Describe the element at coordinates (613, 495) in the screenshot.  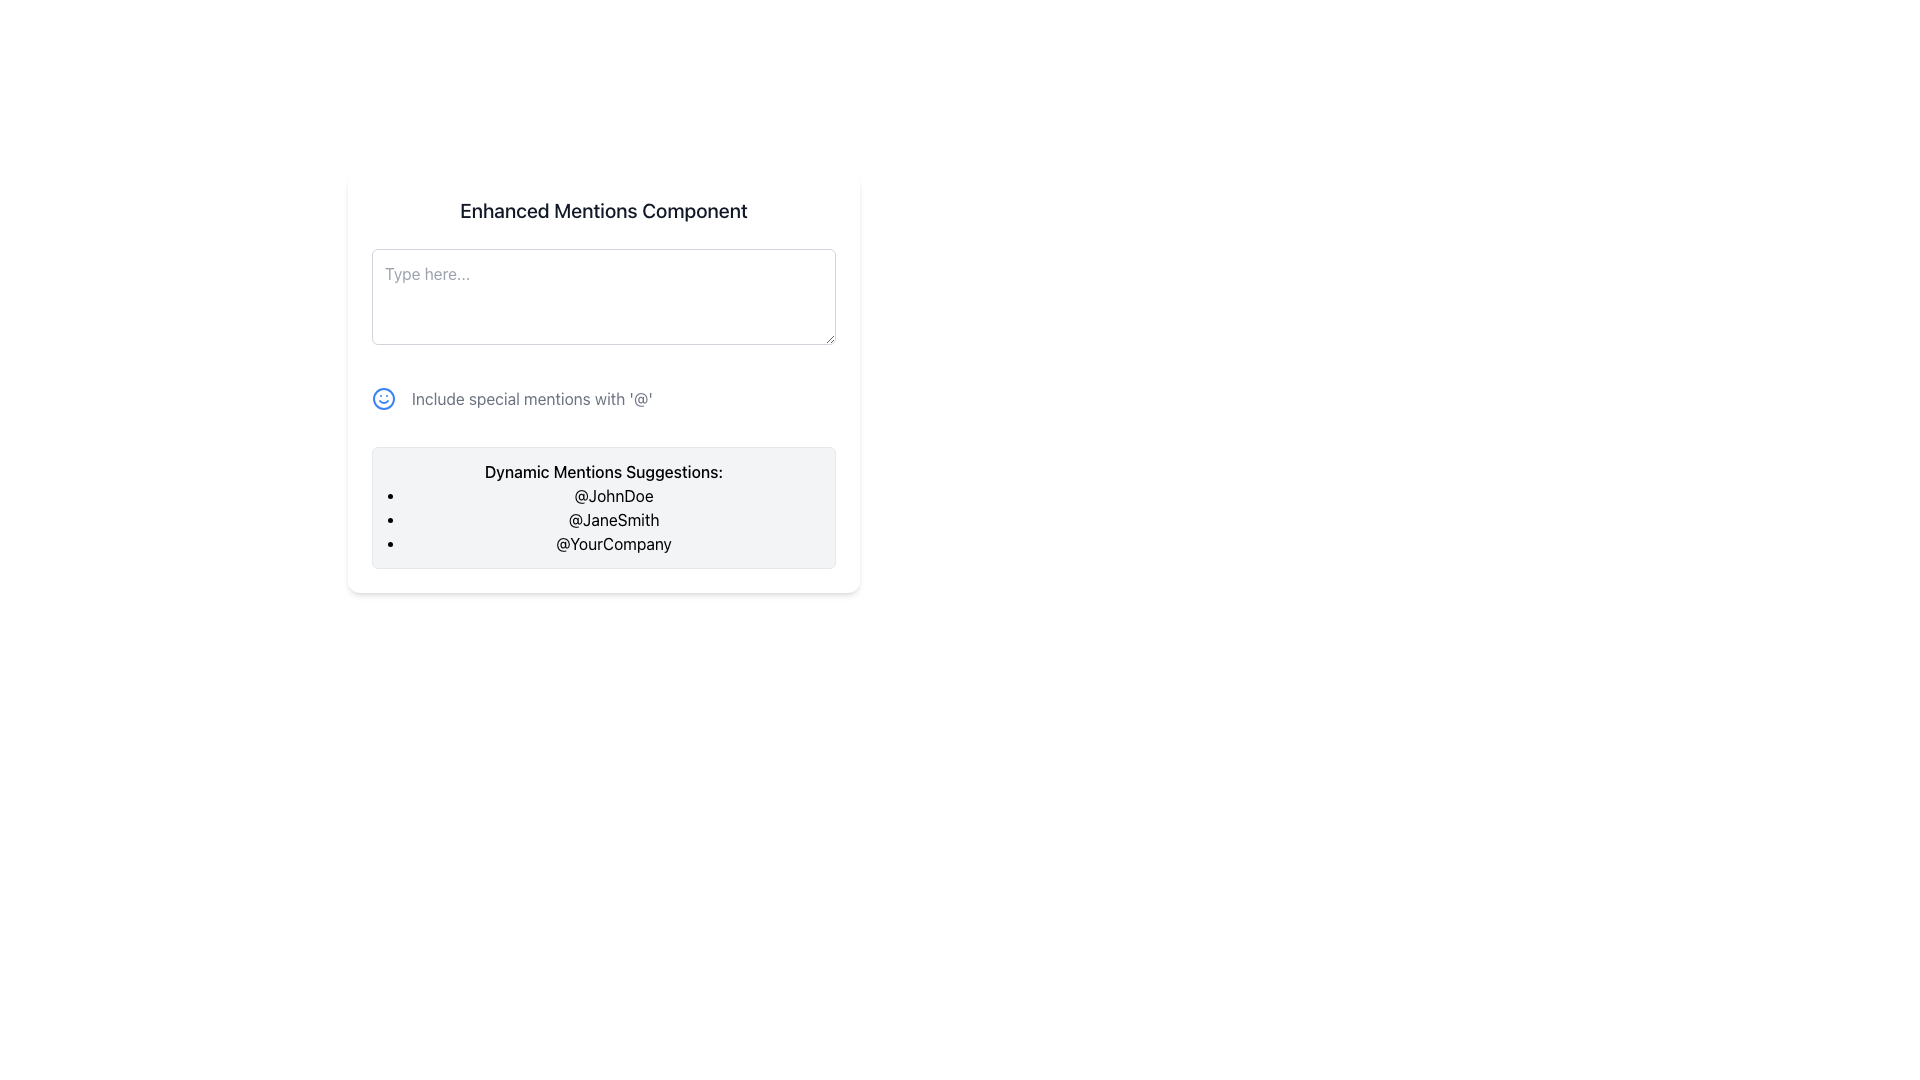
I see `the first mention suggestion item '@JohnDoe' in the suggestion box of the Enhanced Mentions Component` at that location.